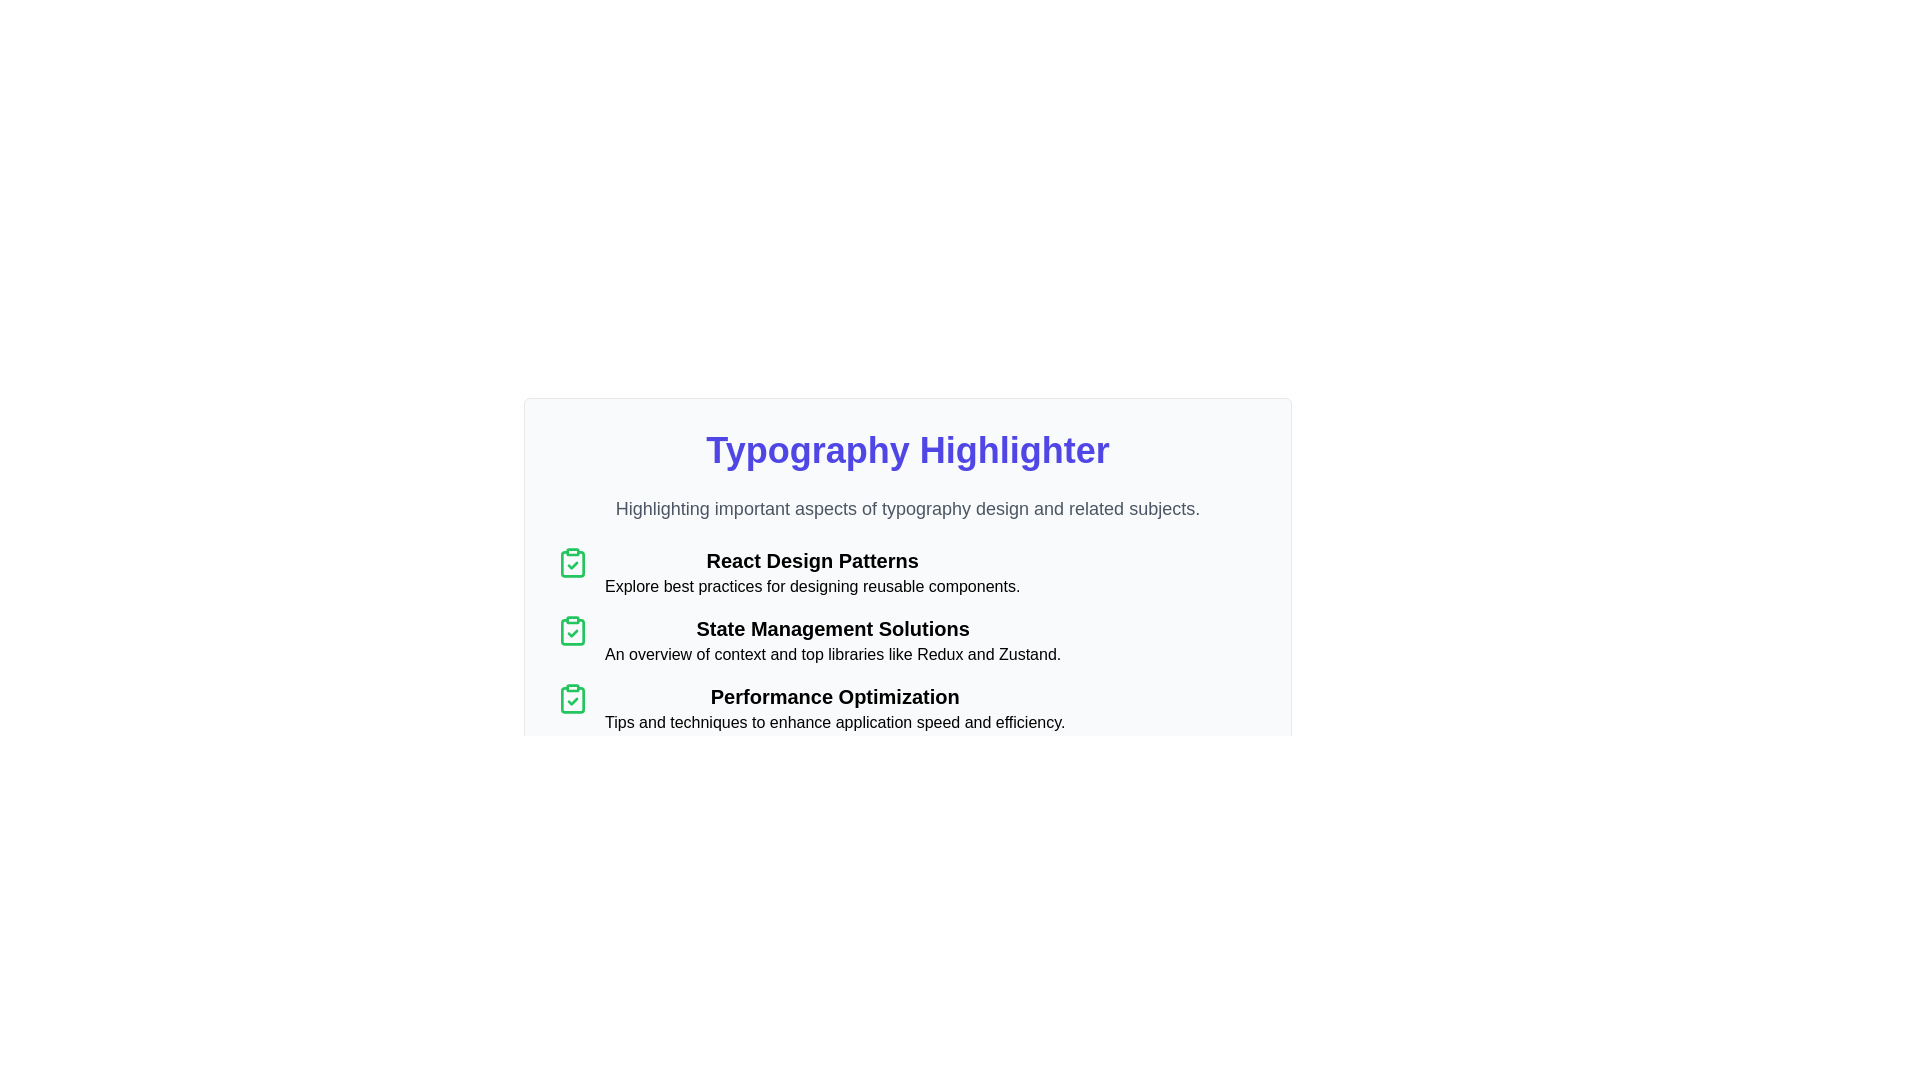  Describe the element at coordinates (833, 640) in the screenshot. I see `the Text block titled 'State Management Solutions', which is the second entry in a list of items containing a heading and a subheading` at that location.